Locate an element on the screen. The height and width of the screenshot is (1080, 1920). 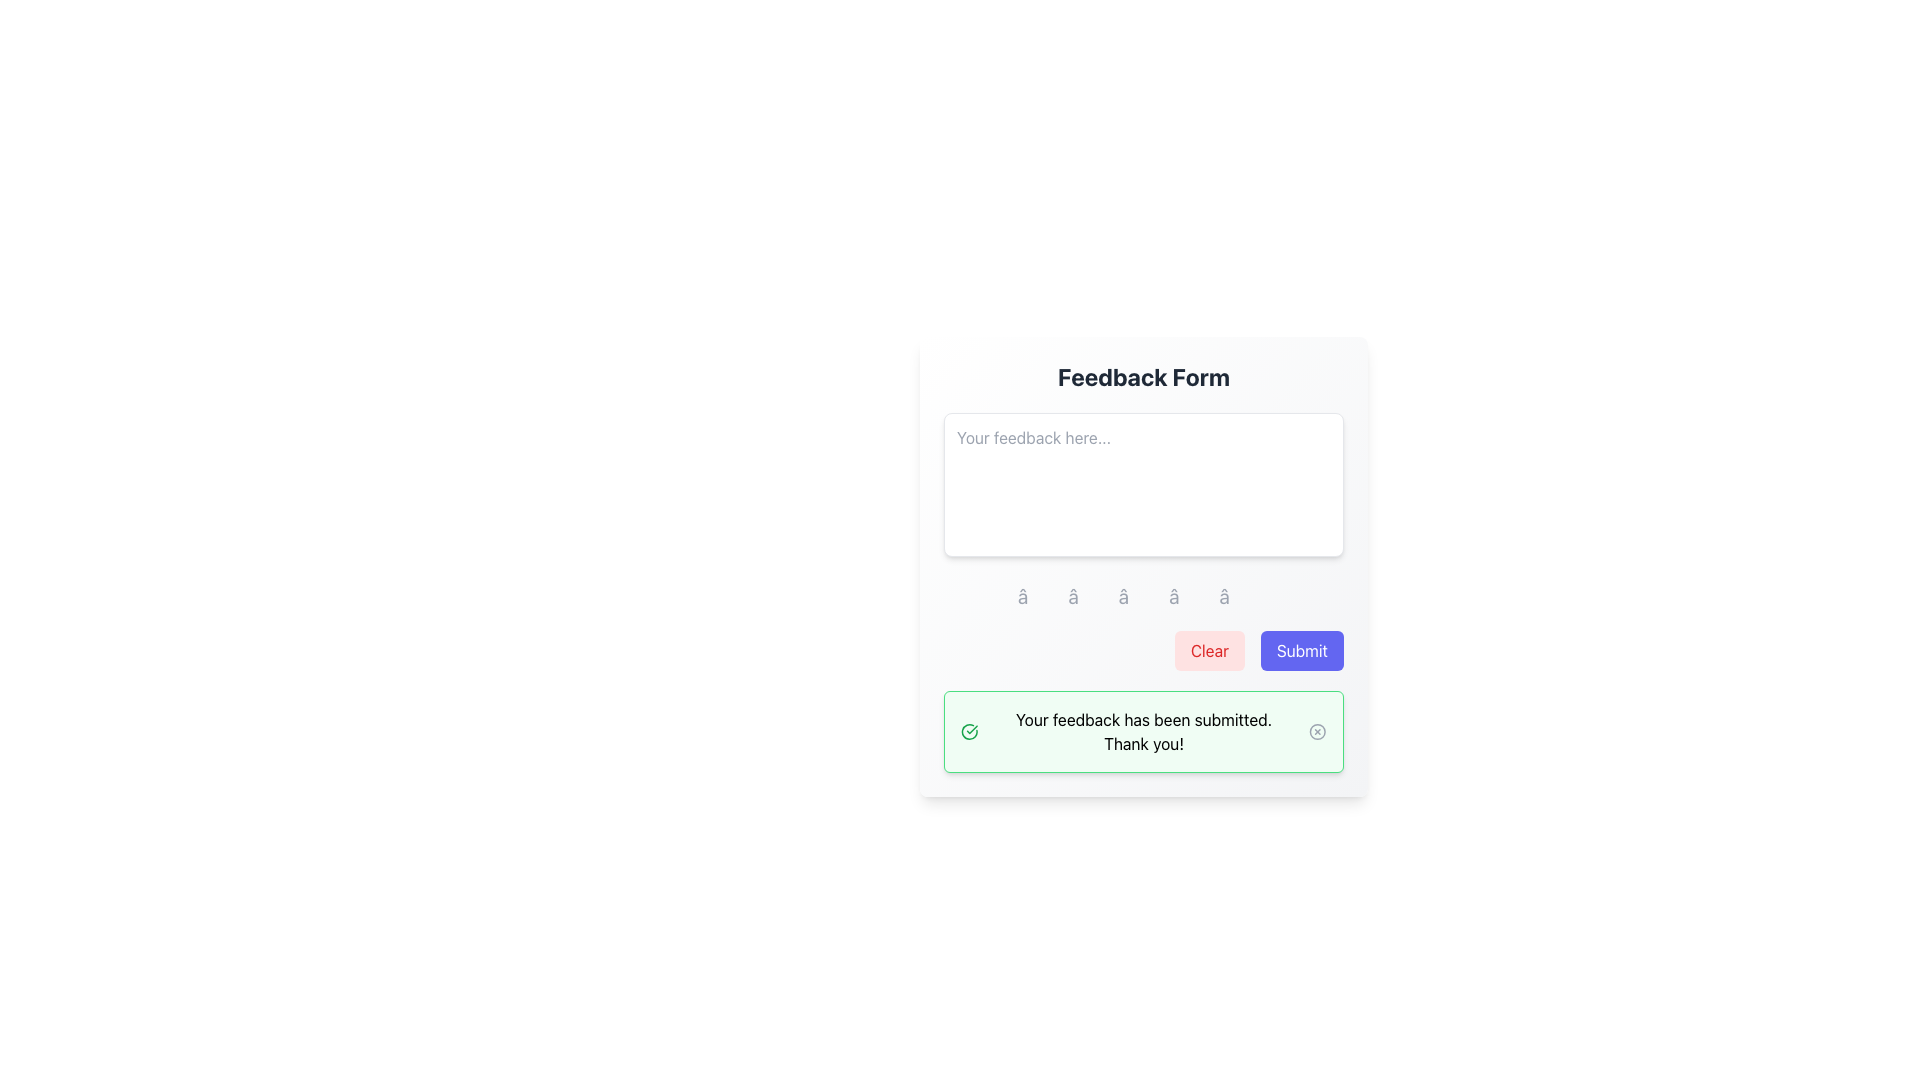
the 'Clear' button, which is a rectangular button with rounded edges, a light red background, and displays bold, red text. This button is located towards the bottom of the form interface, to the left of the 'Submit' button is located at coordinates (1208, 651).